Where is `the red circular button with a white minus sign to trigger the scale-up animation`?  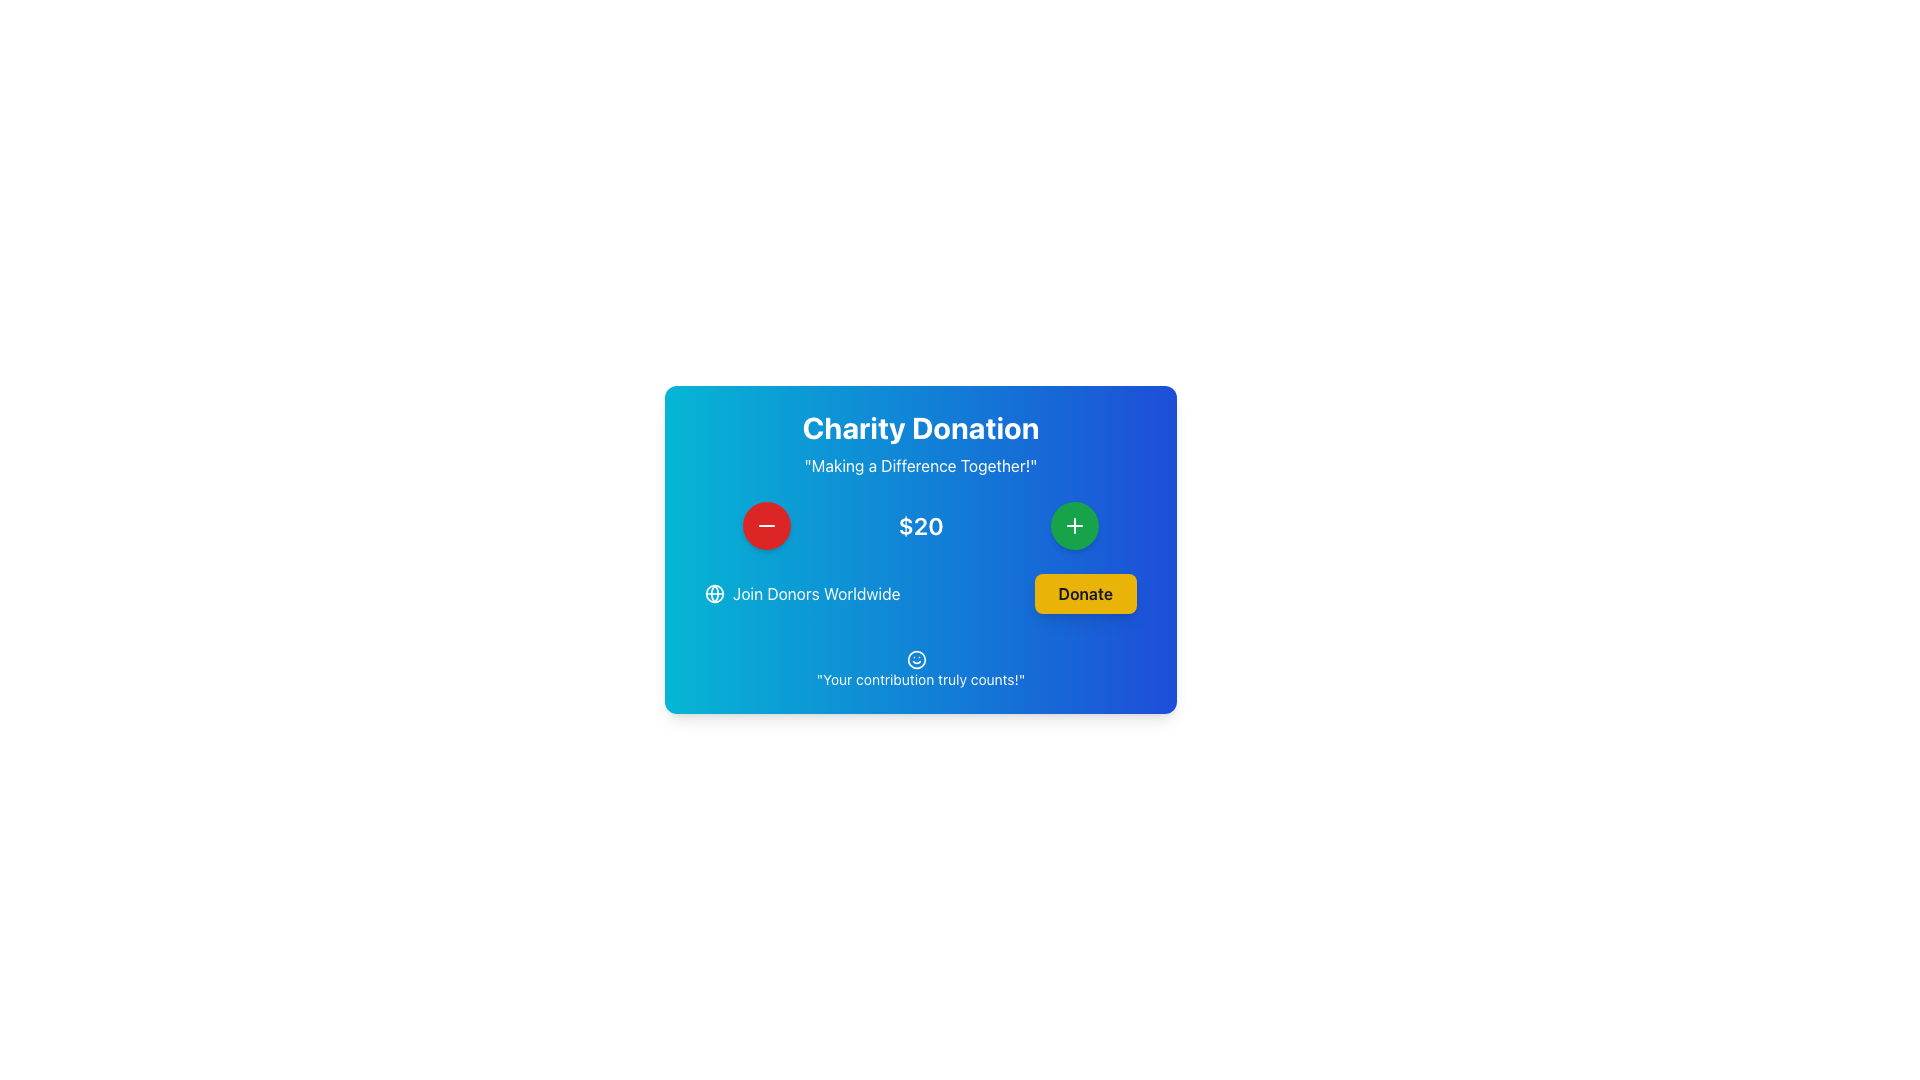
the red circular button with a white minus sign to trigger the scale-up animation is located at coordinates (765, 524).